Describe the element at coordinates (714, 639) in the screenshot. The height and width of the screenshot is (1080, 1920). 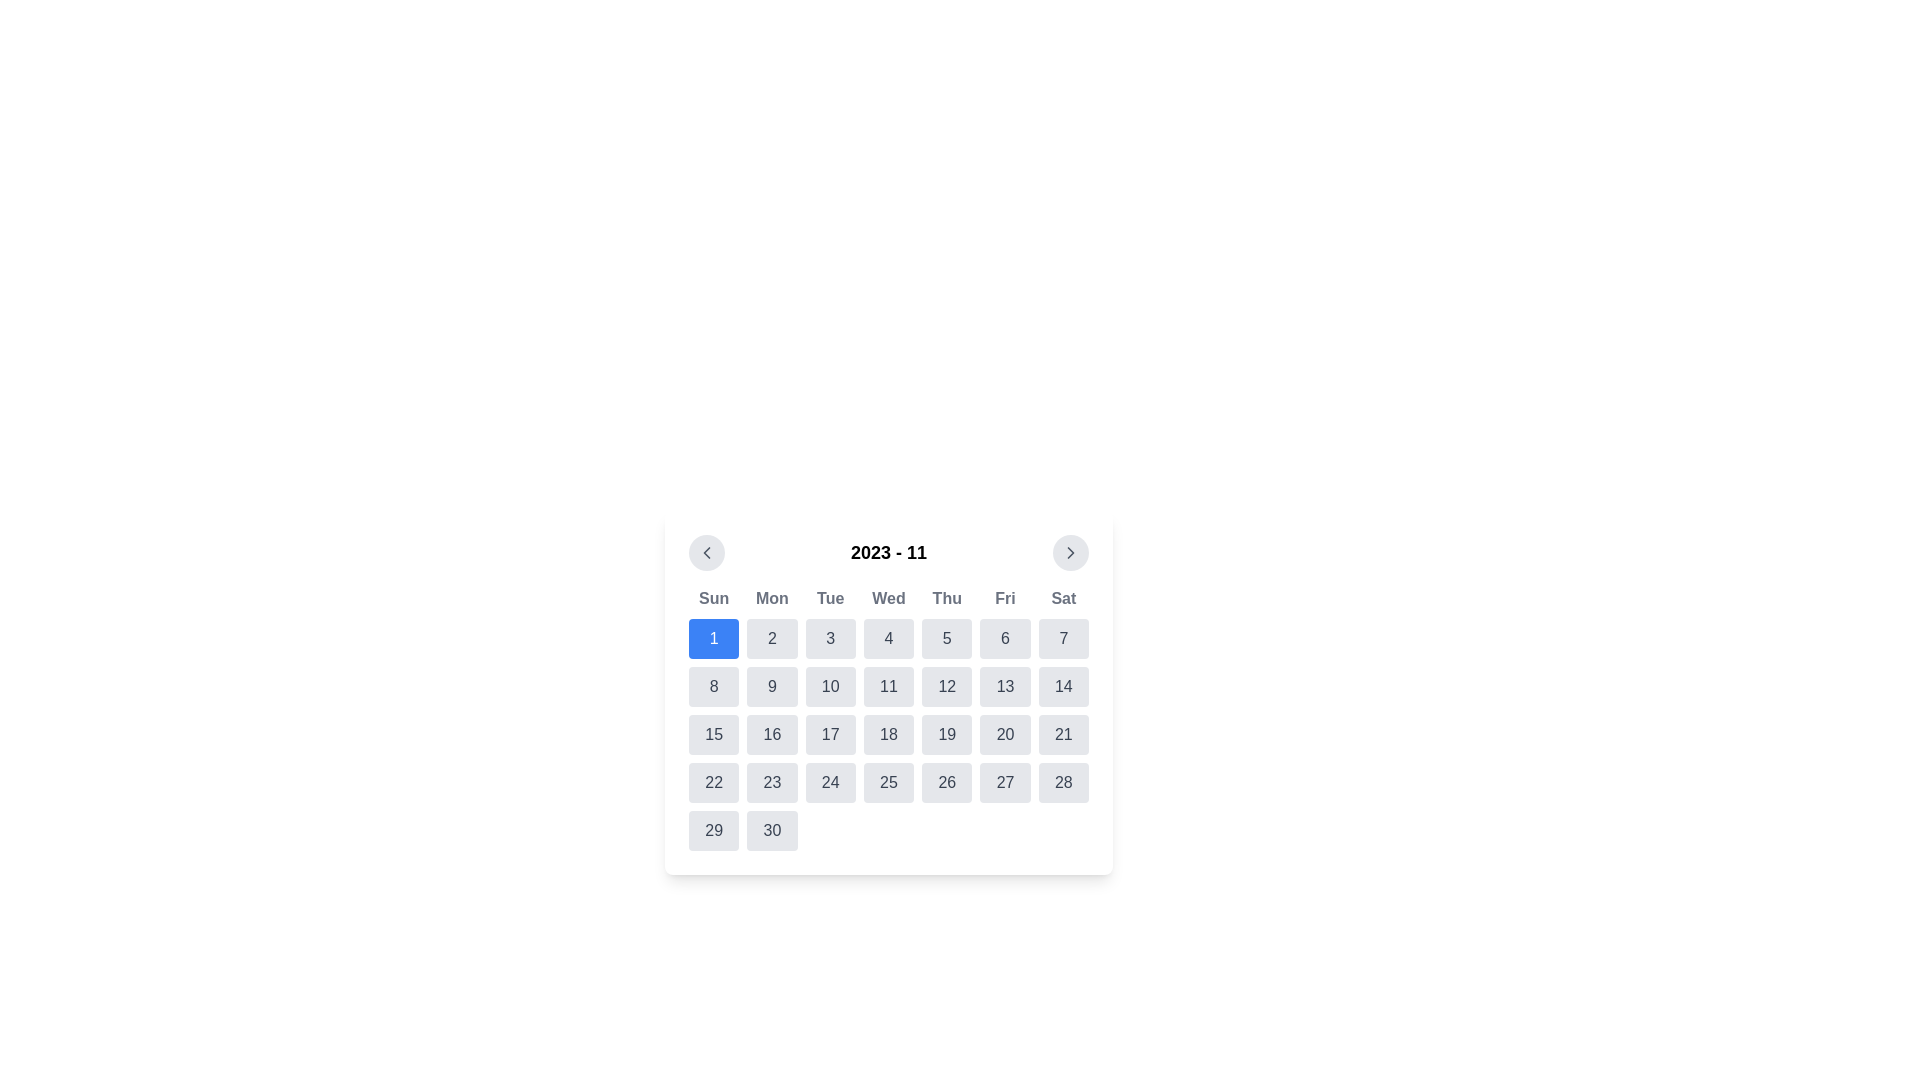
I see `the button representing the first day of the displayed month in the calendar interface` at that location.